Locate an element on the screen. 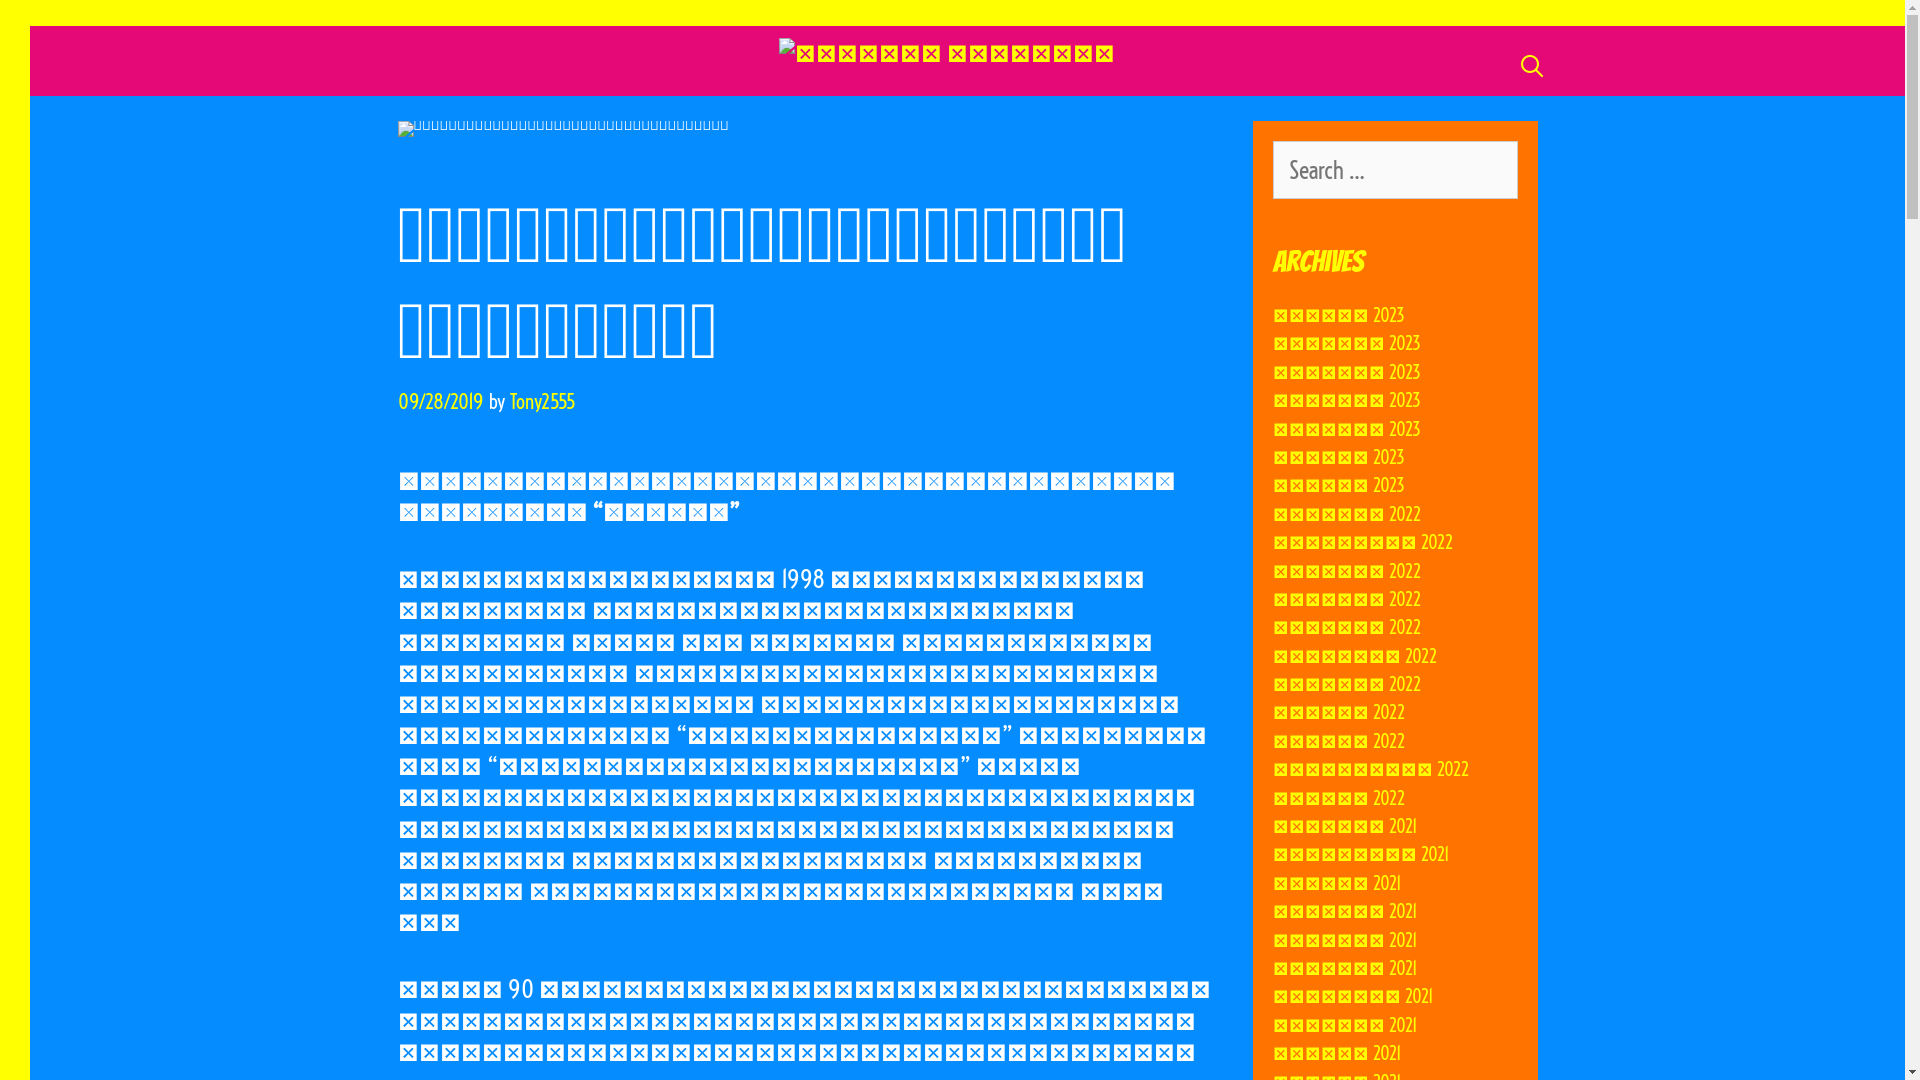  'Search' is located at coordinates (53, 25).